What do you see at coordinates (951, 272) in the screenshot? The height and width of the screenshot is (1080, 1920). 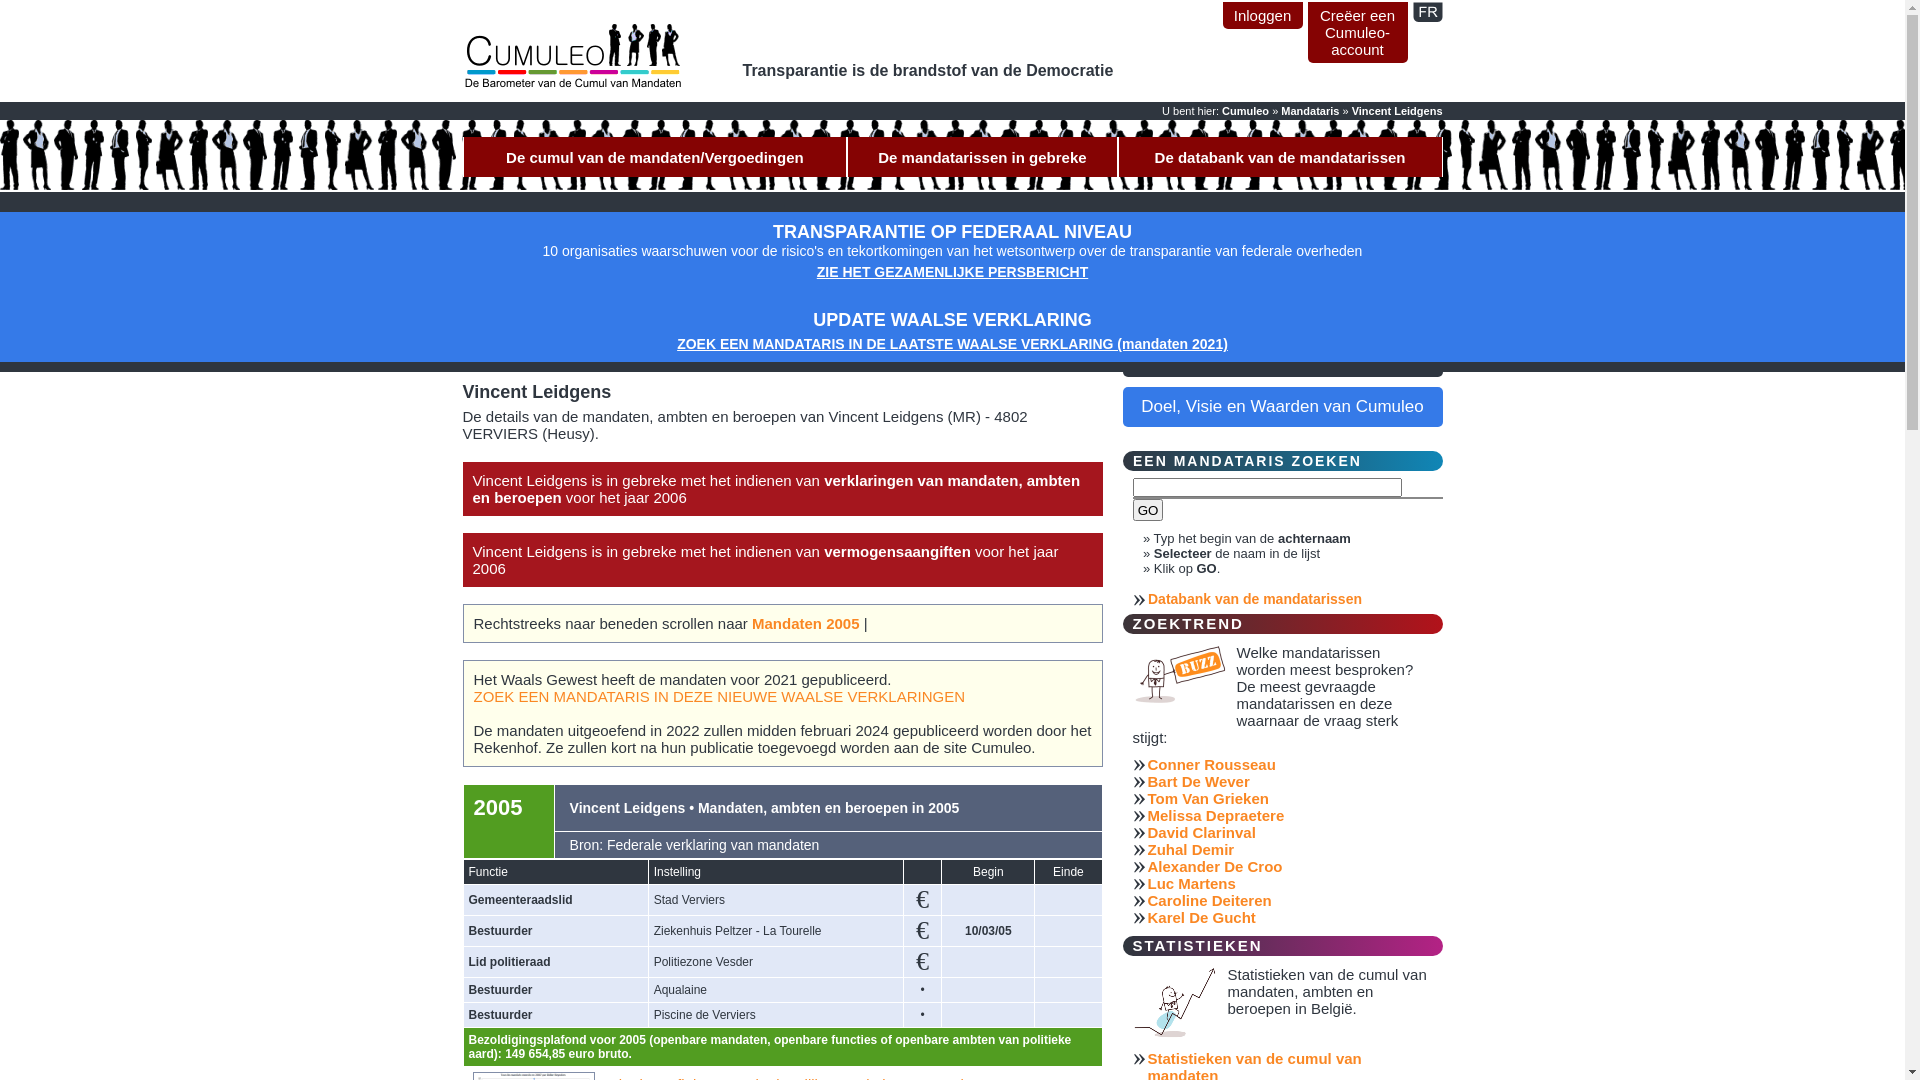 I see `'ZIE HET GEZAMENLIJKE PERSBERICHT'` at bounding box center [951, 272].